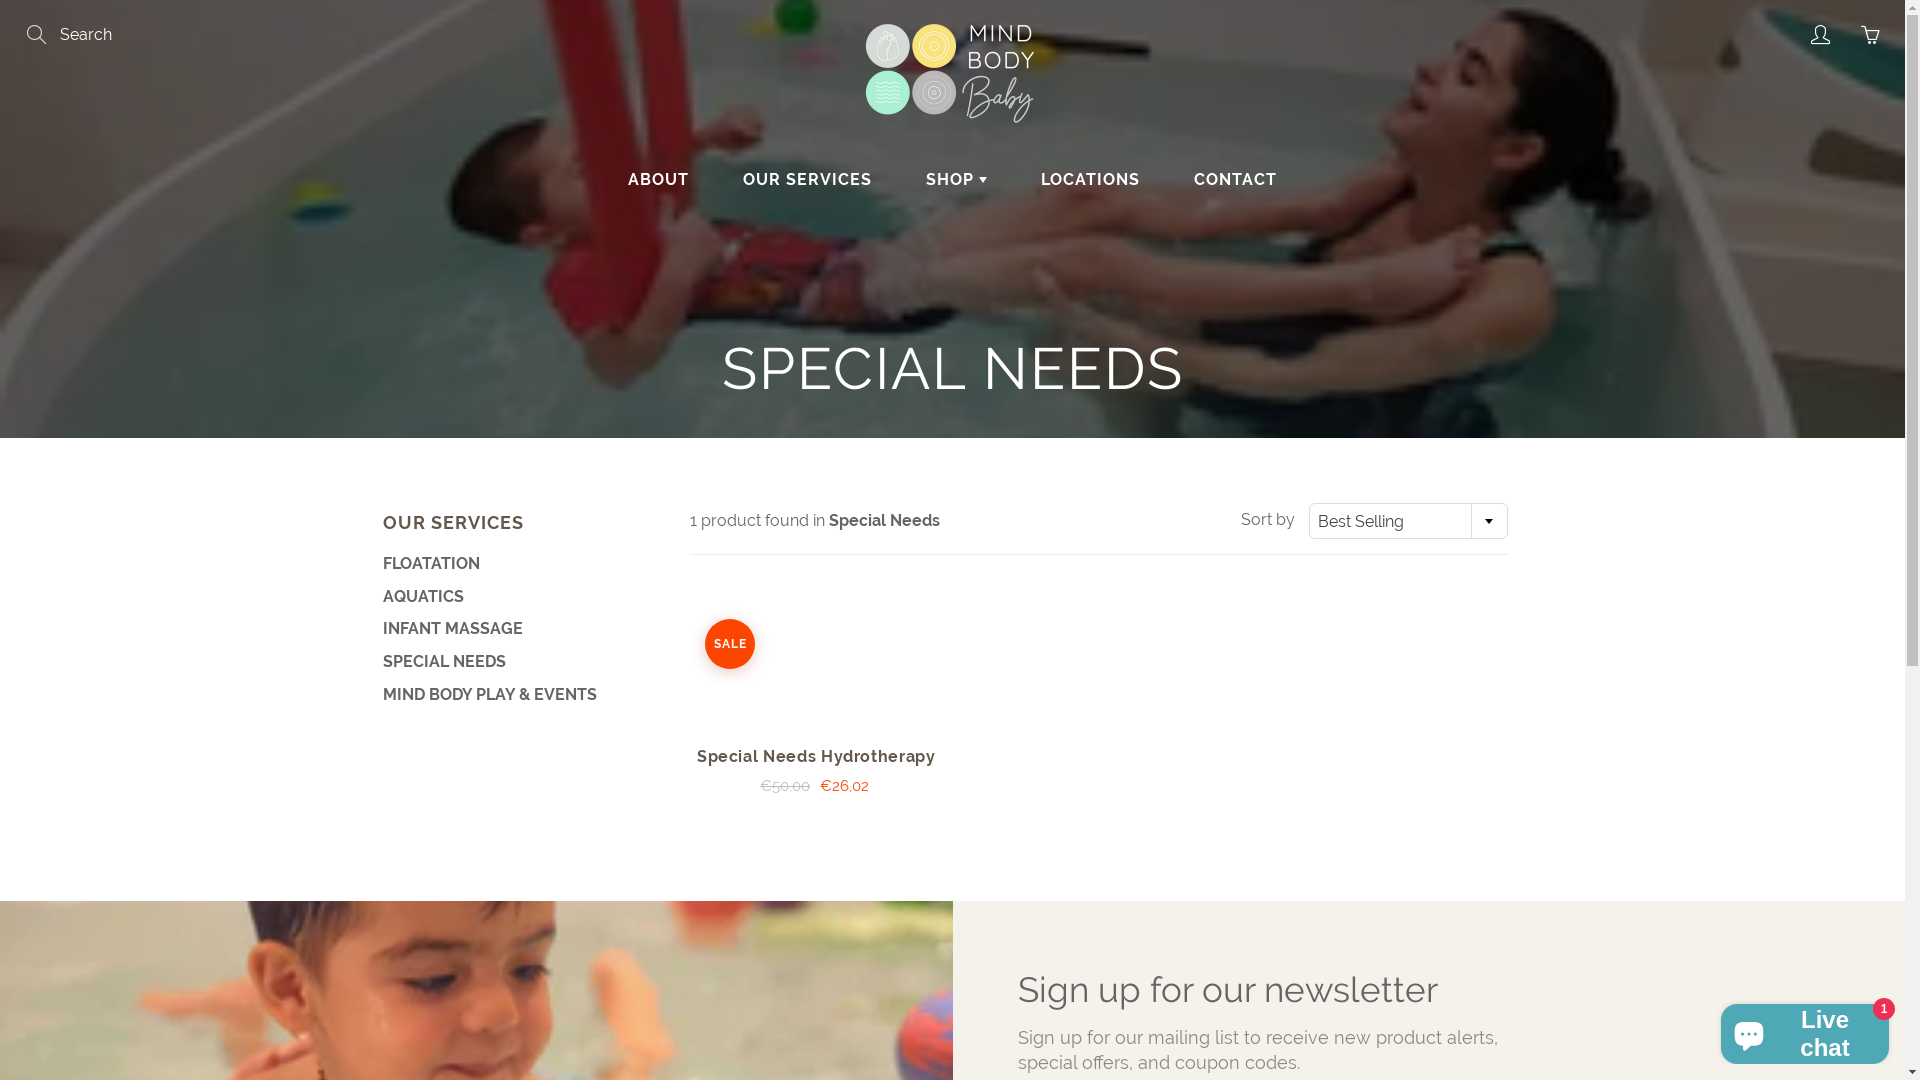 The width and height of the screenshot is (1920, 1080). What do you see at coordinates (1804, 1029) in the screenshot?
I see `'Shopify online store chat'` at bounding box center [1804, 1029].